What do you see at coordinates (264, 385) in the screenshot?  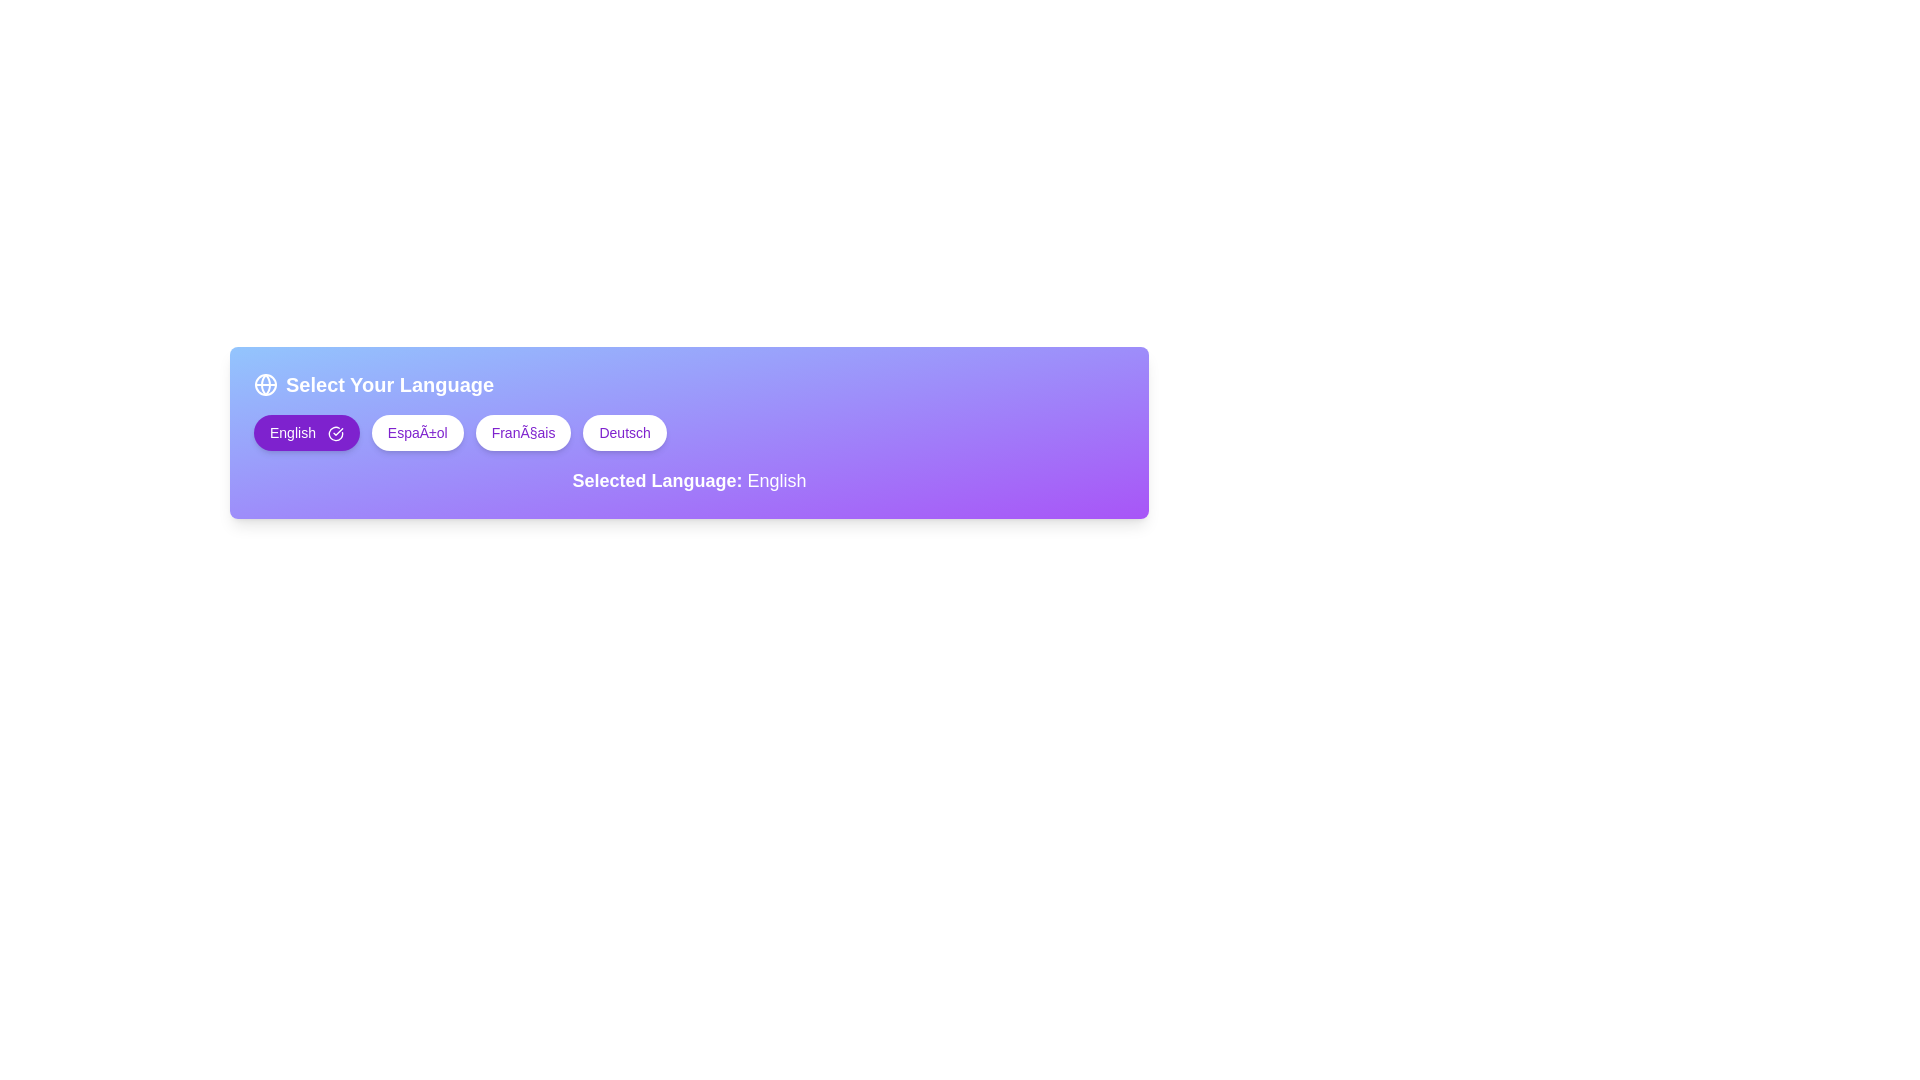 I see `the circular graphical element located at the top left corner of the globe image near the 'Select Your Language' text` at bounding box center [264, 385].